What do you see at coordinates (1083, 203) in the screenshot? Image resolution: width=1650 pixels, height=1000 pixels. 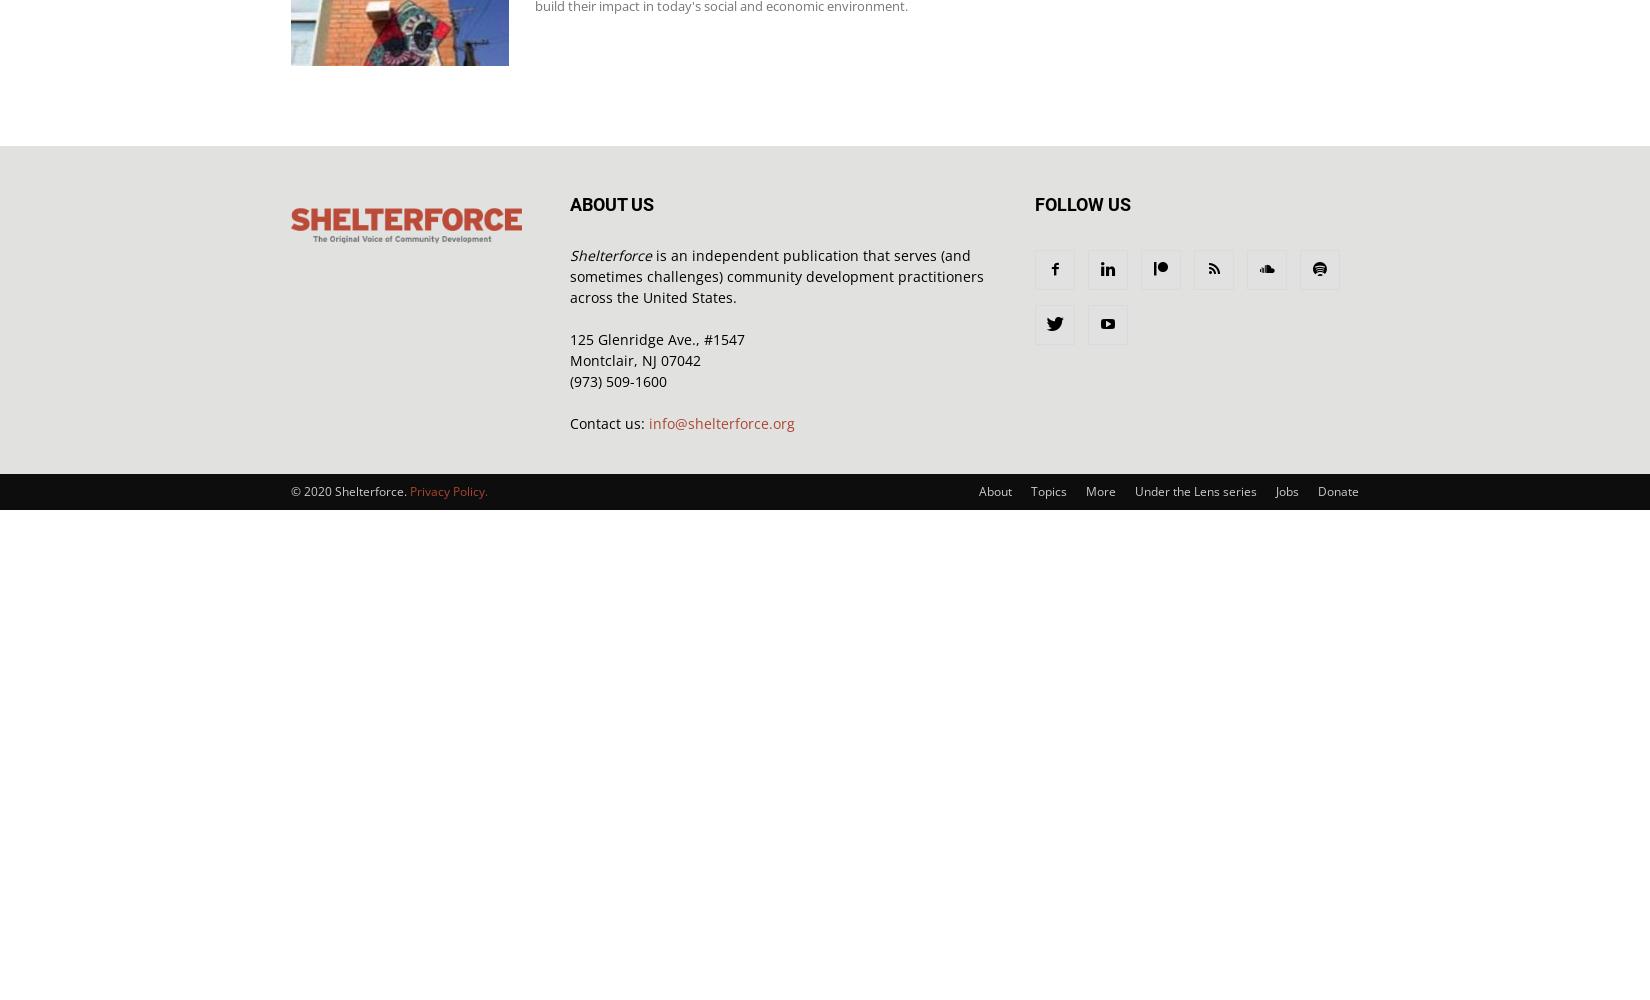 I see `'FOLLOW US'` at bounding box center [1083, 203].